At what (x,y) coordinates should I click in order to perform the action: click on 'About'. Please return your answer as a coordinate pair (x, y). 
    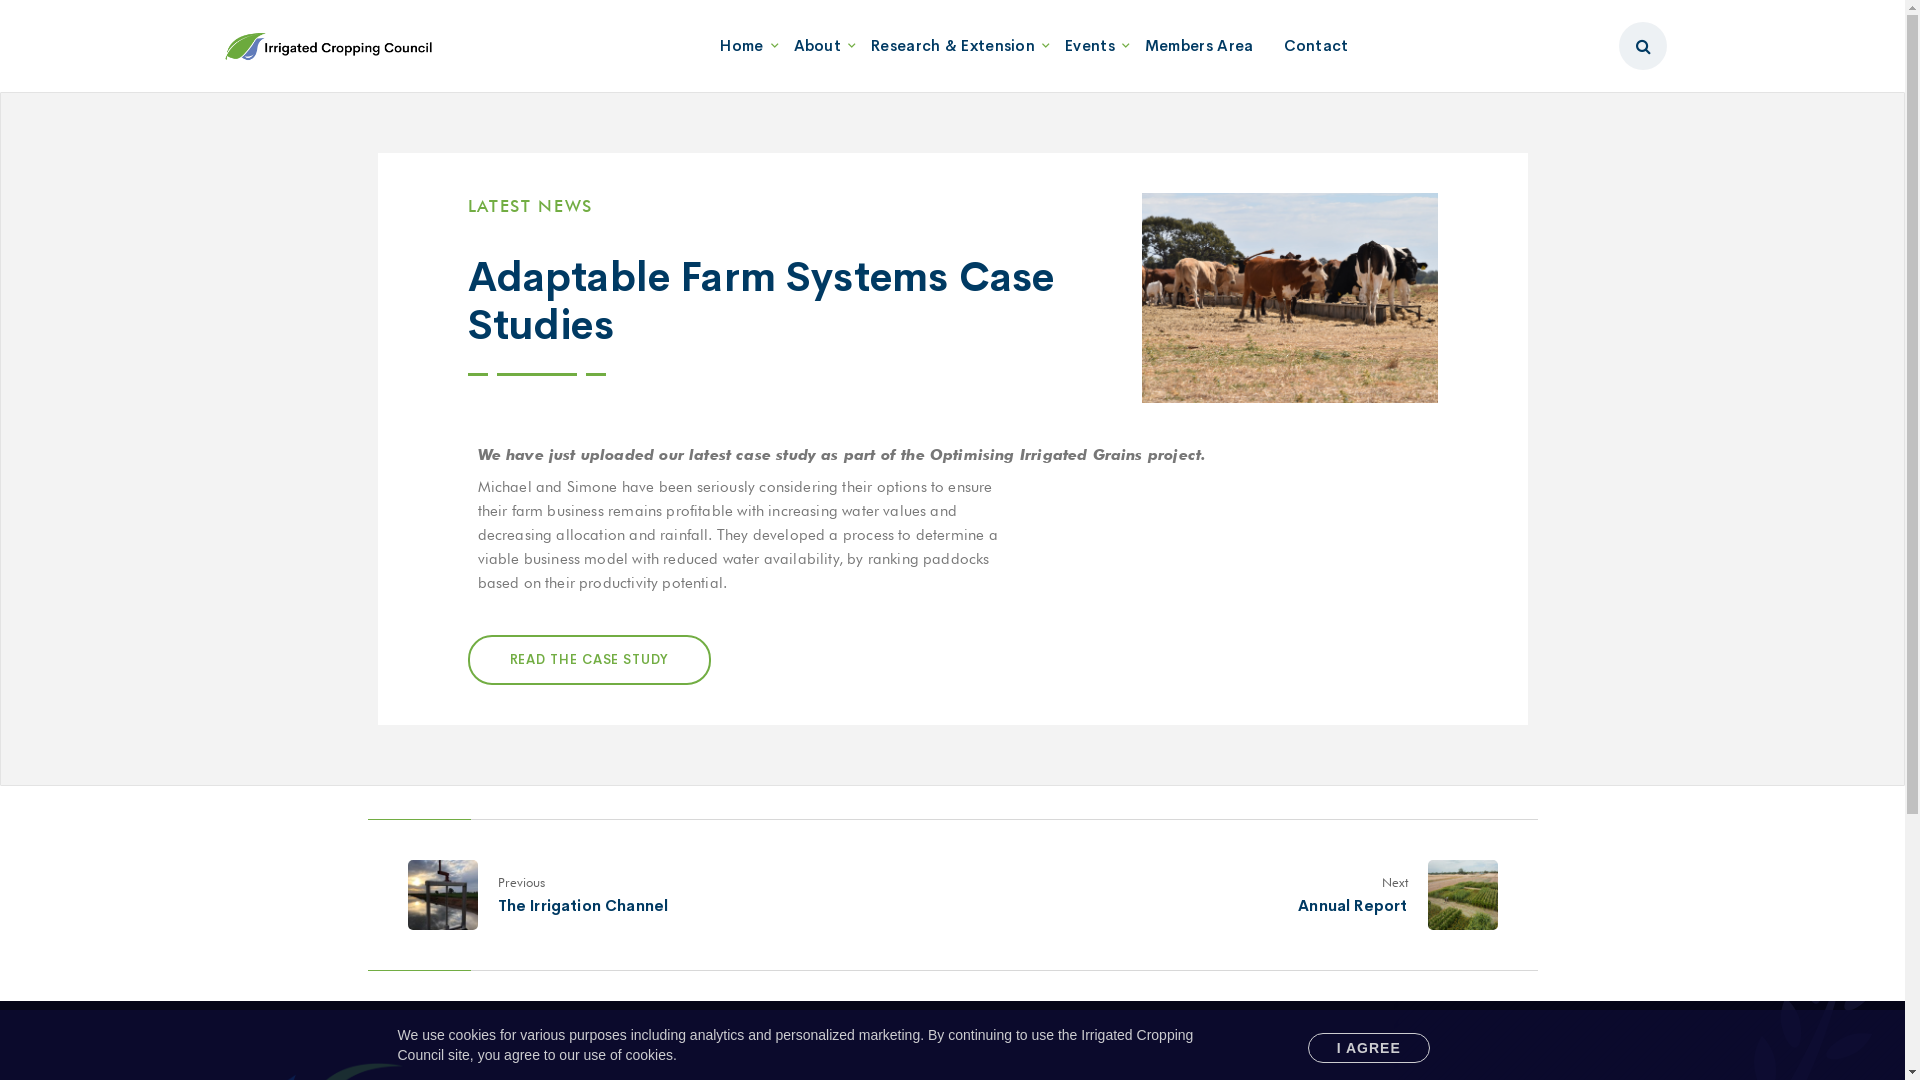
    Looking at the image, I should click on (817, 45).